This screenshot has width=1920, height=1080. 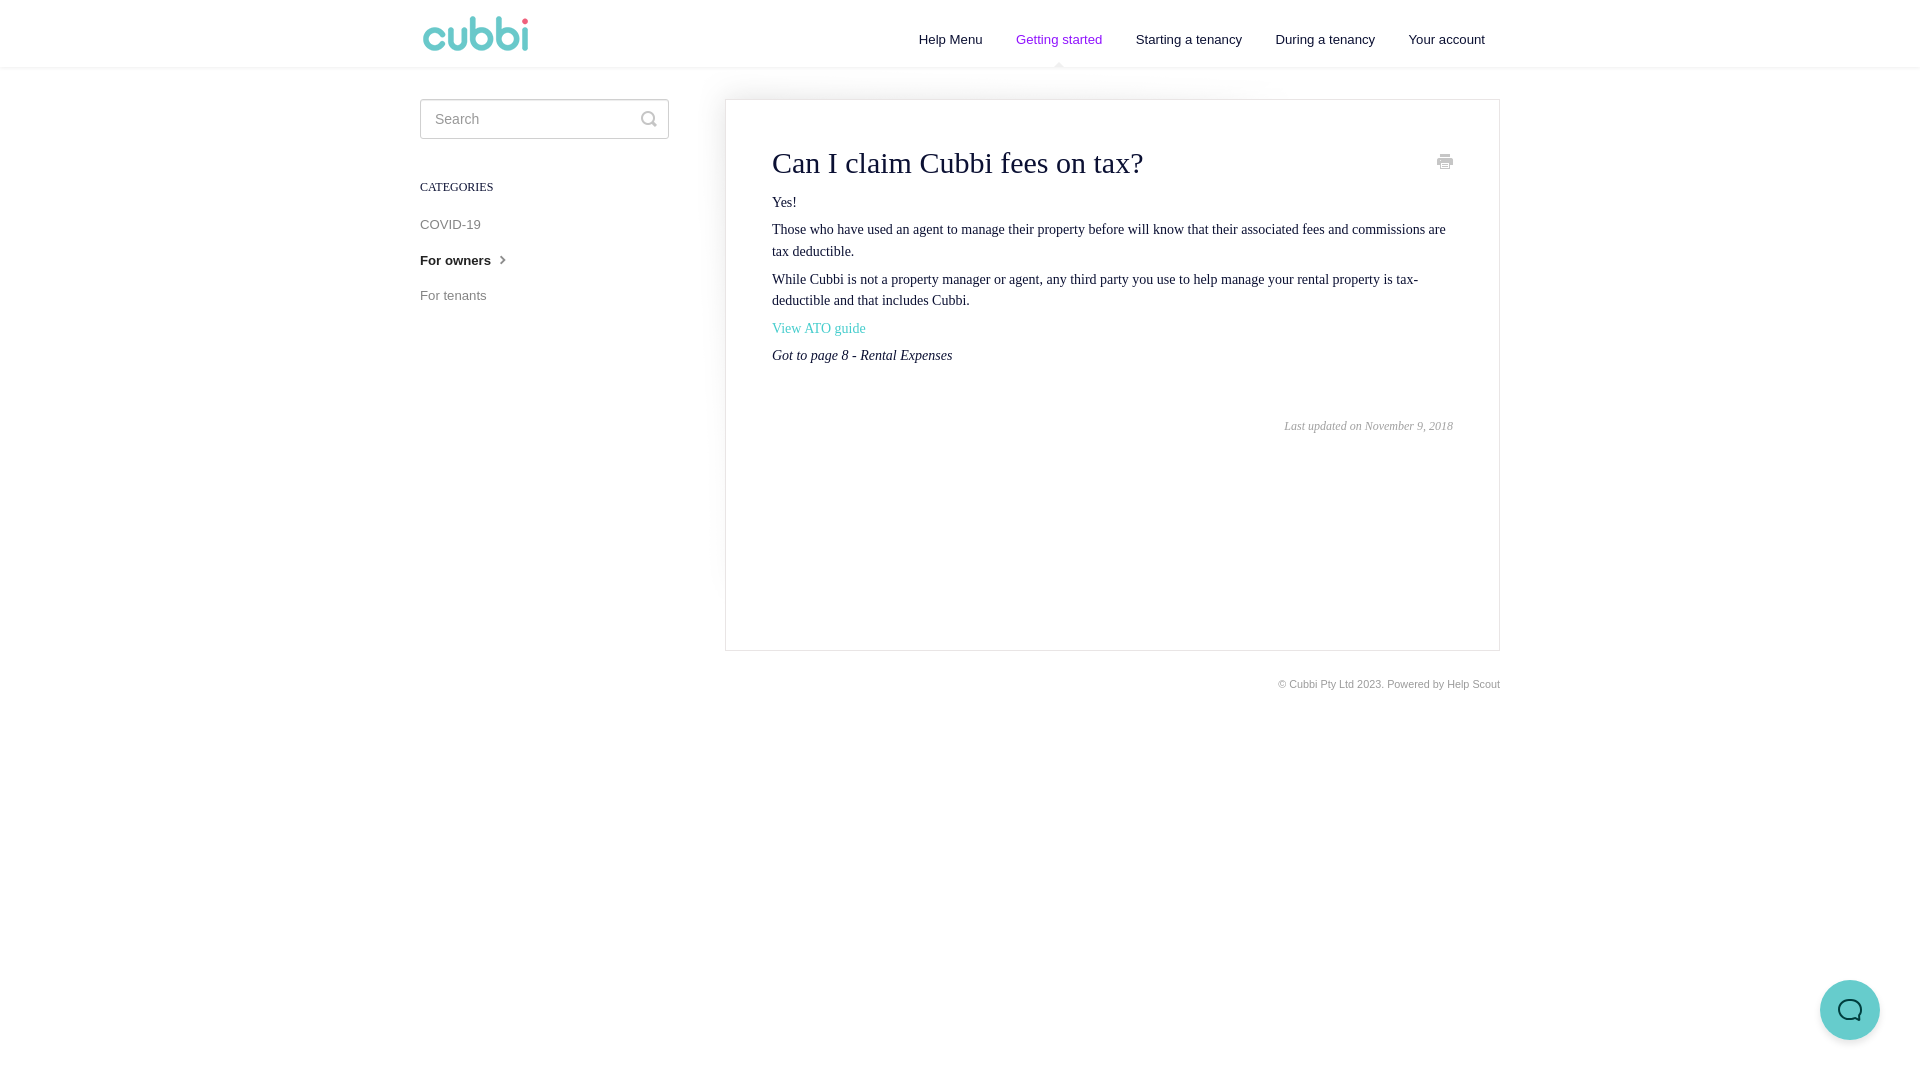 What do you see at coordinates (1473, 682) in the screenshot?
I see `'Help Scout'` at bounding box center [1473, 682].